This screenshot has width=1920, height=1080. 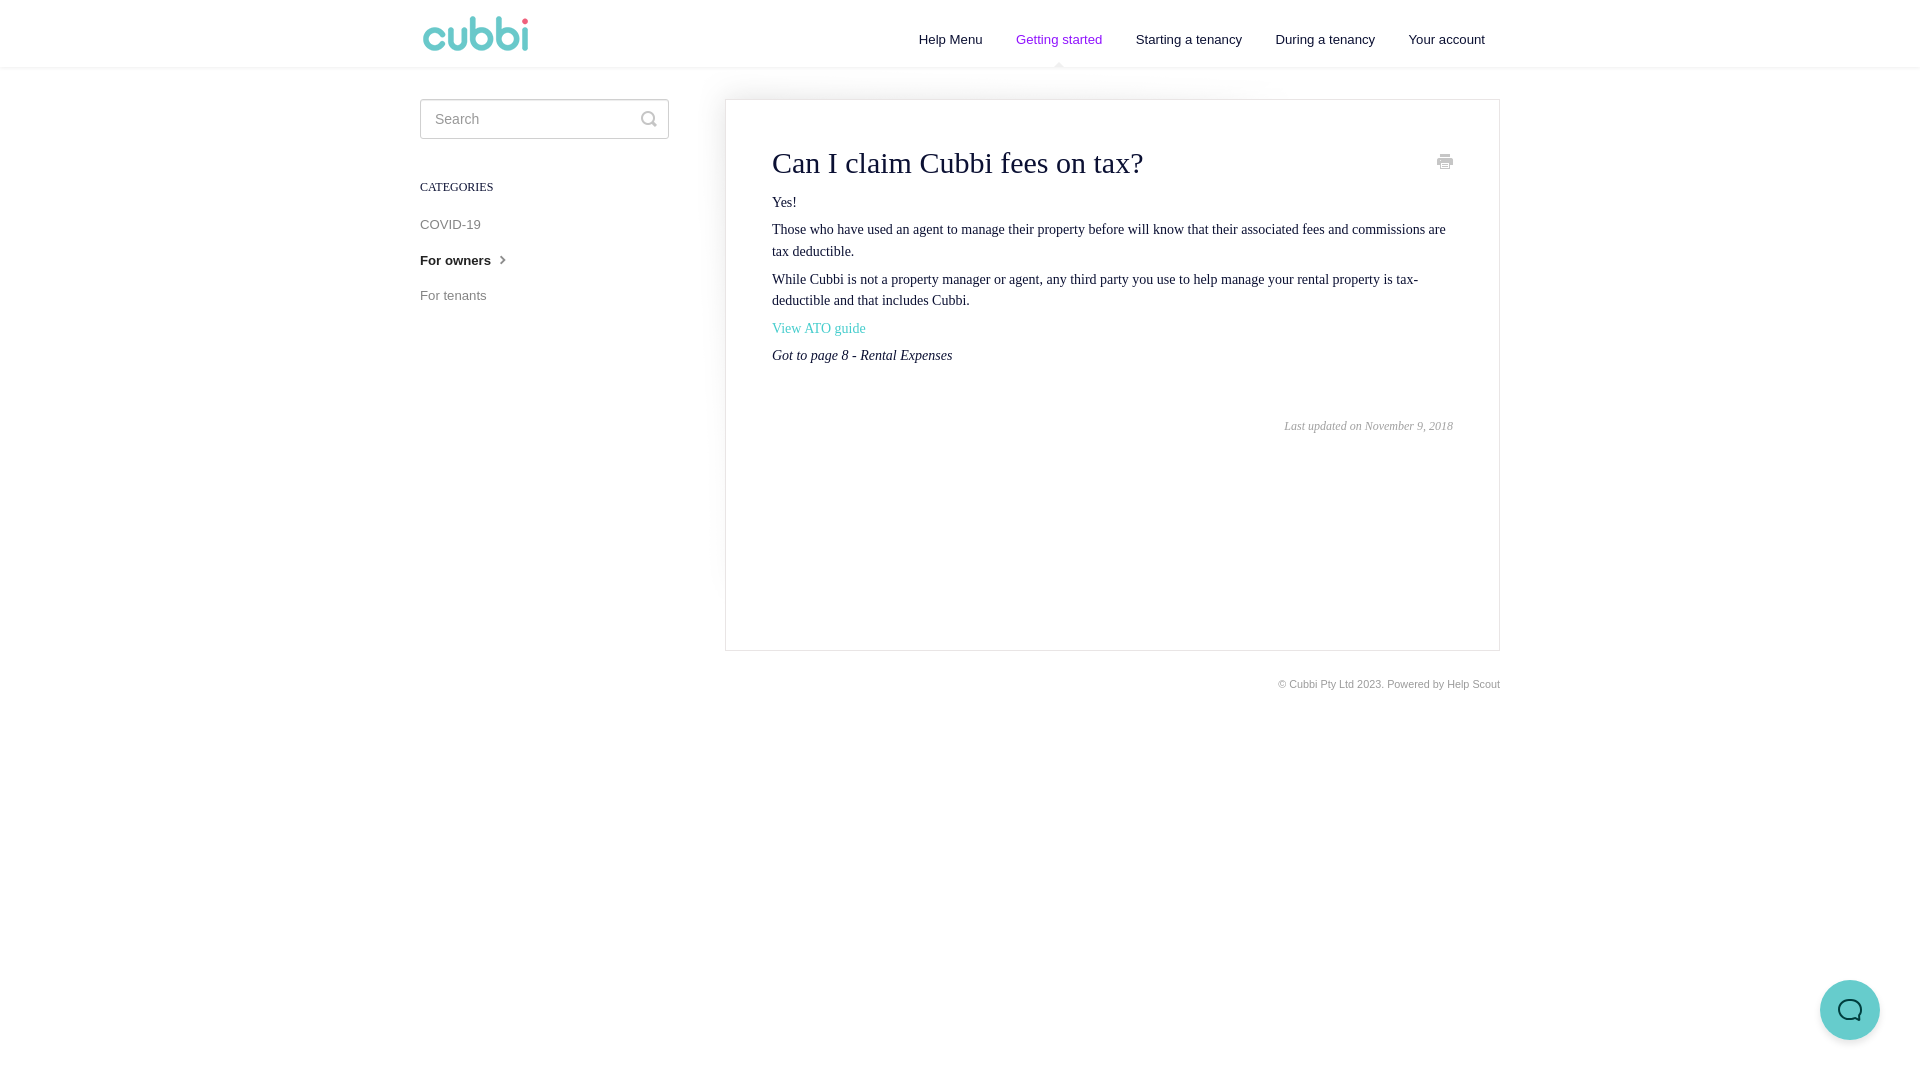 What do you see at coordinates (1473, 682) in the screenshot?
I see `'Help Scout'` at bounding box center [1473, 682].